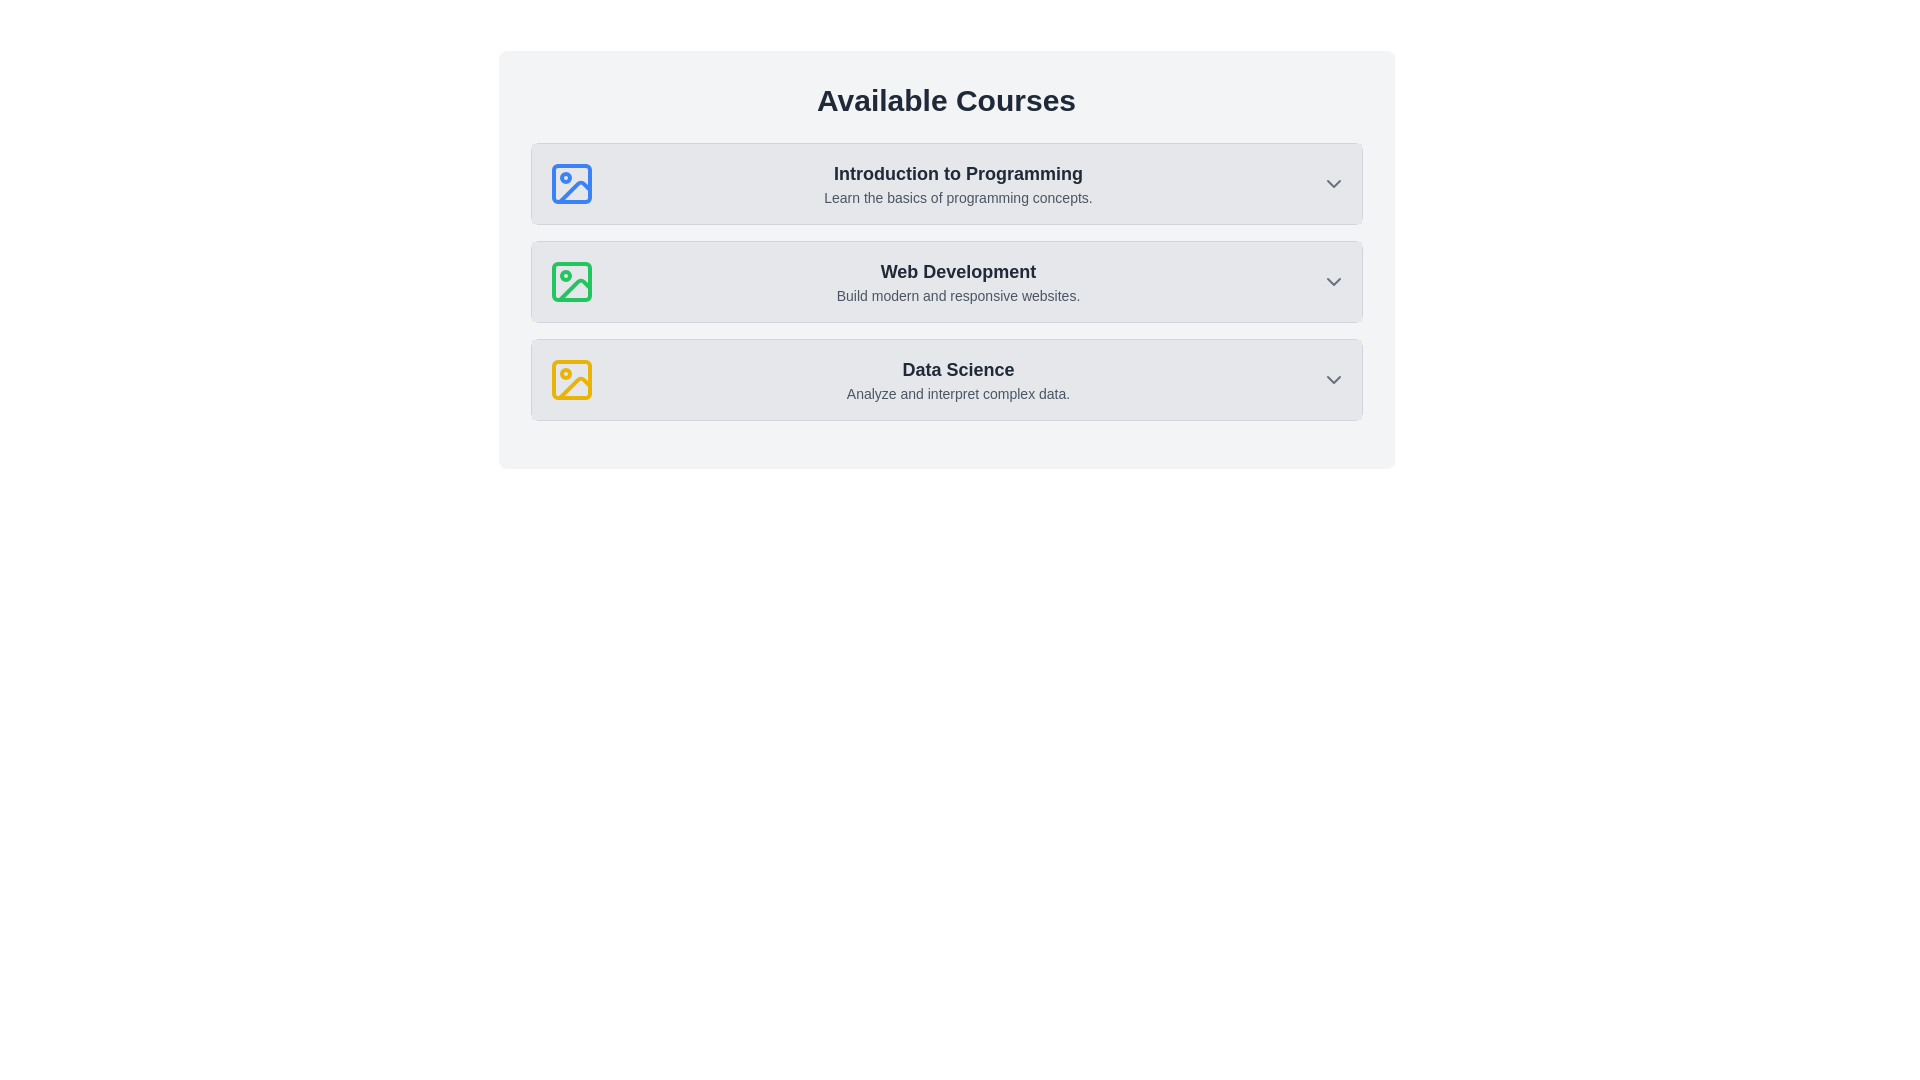 The width and height of the screenshot is (1920, 1080). What do you see at coordinates (570, 380) in the screenshot?
I see `the yellow-colored image icon resembling a picture frame located to the left of the 'Data Science' text in the course list` at bounding box center [570, 380].